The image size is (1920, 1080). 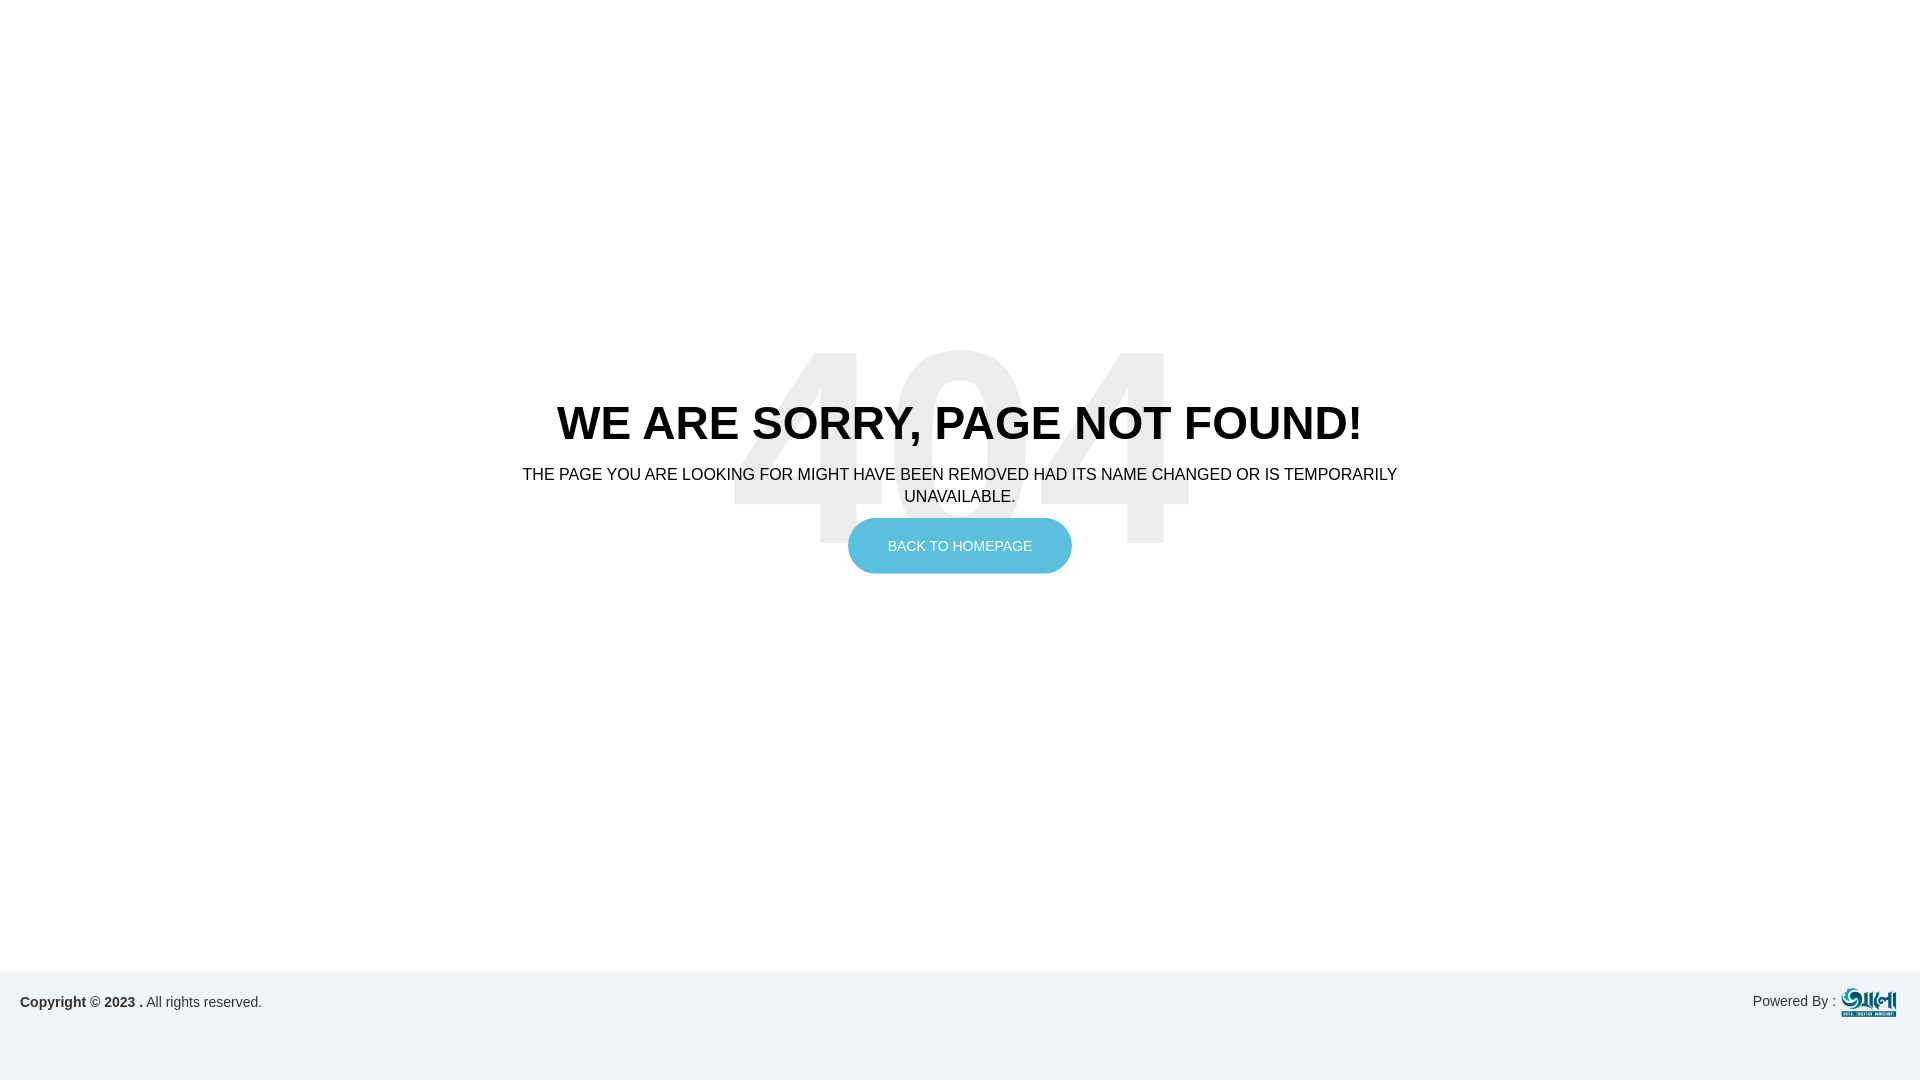 I want to click on 'BACK TO HOMEPAGE', so click(x=848, y=546).